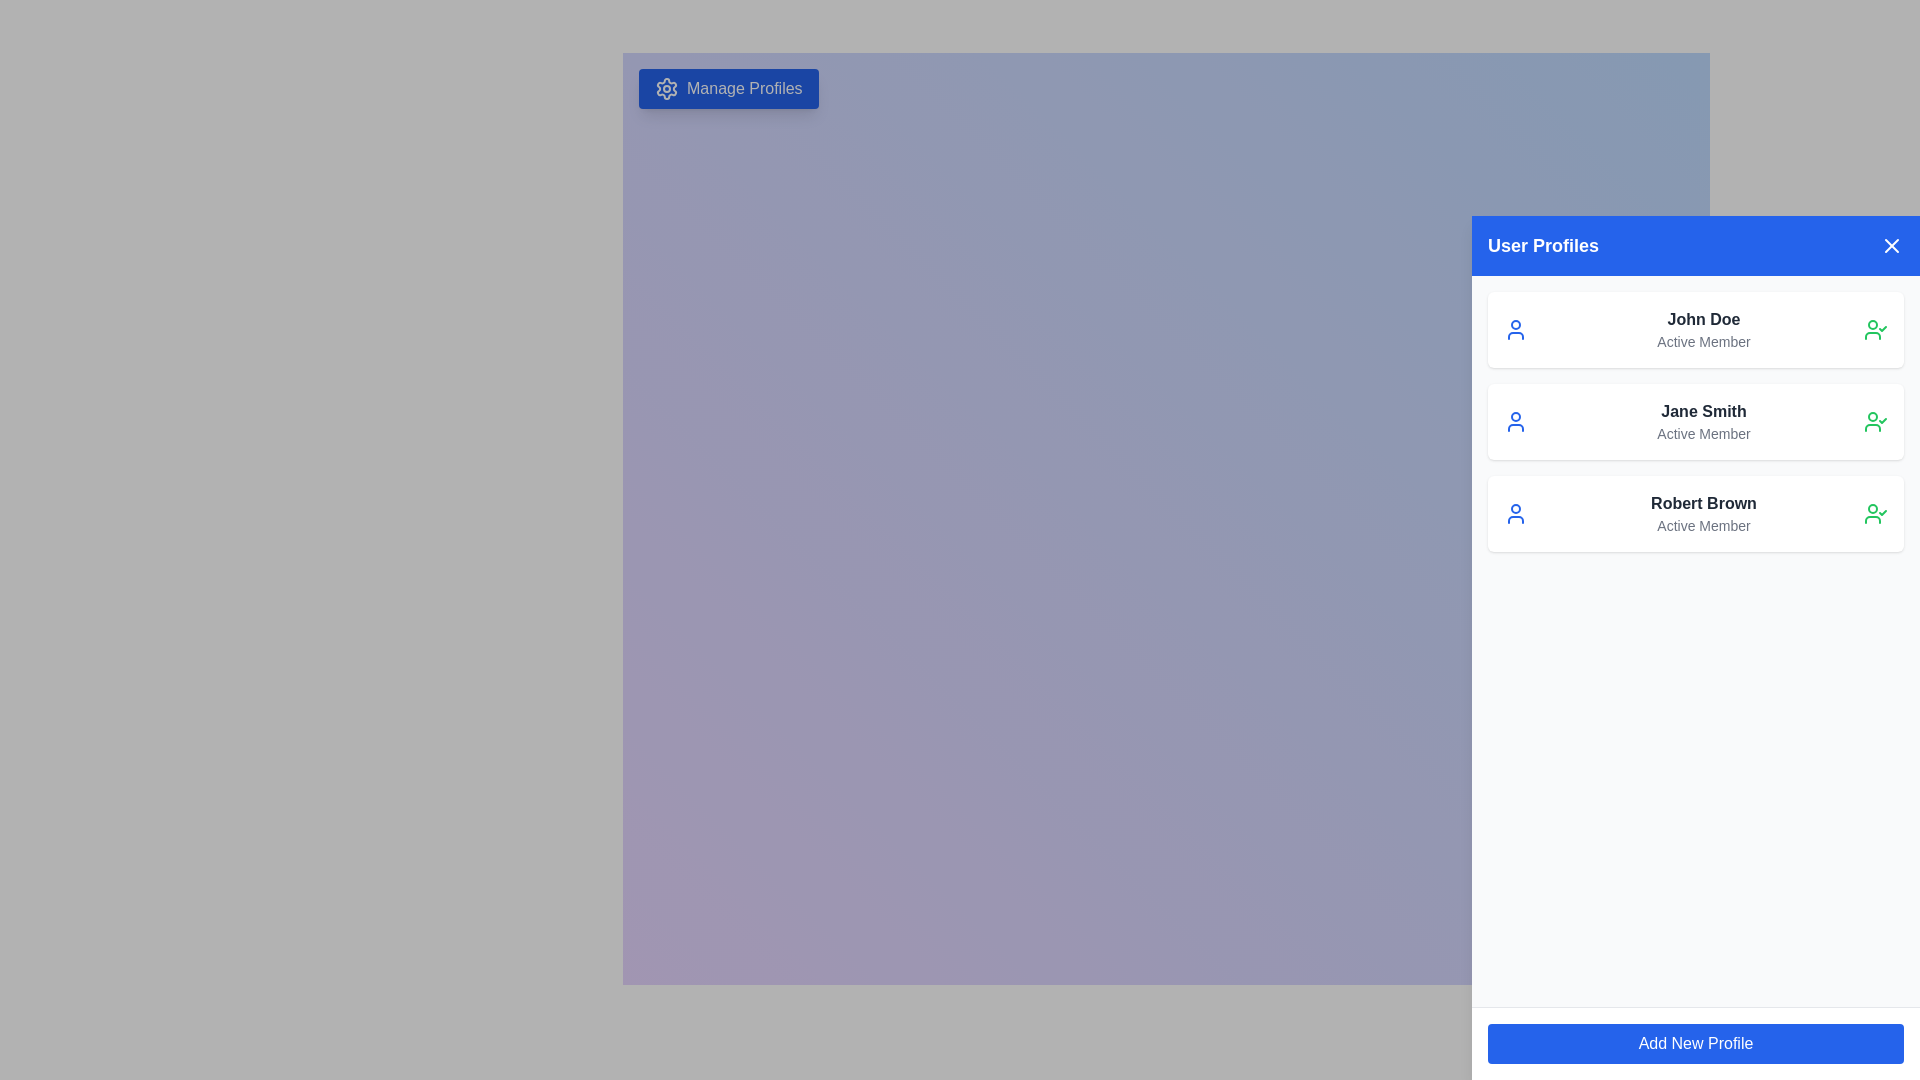  What do you see at coordinates (1703, 524) in the screenshot?
I see `text from the 'Active Member' label, which is a smaller gray text indicating a secondary status, located below the bold name 'Robert Brown' in the User Profiles sidebar` at bounding box center [1703, 524].